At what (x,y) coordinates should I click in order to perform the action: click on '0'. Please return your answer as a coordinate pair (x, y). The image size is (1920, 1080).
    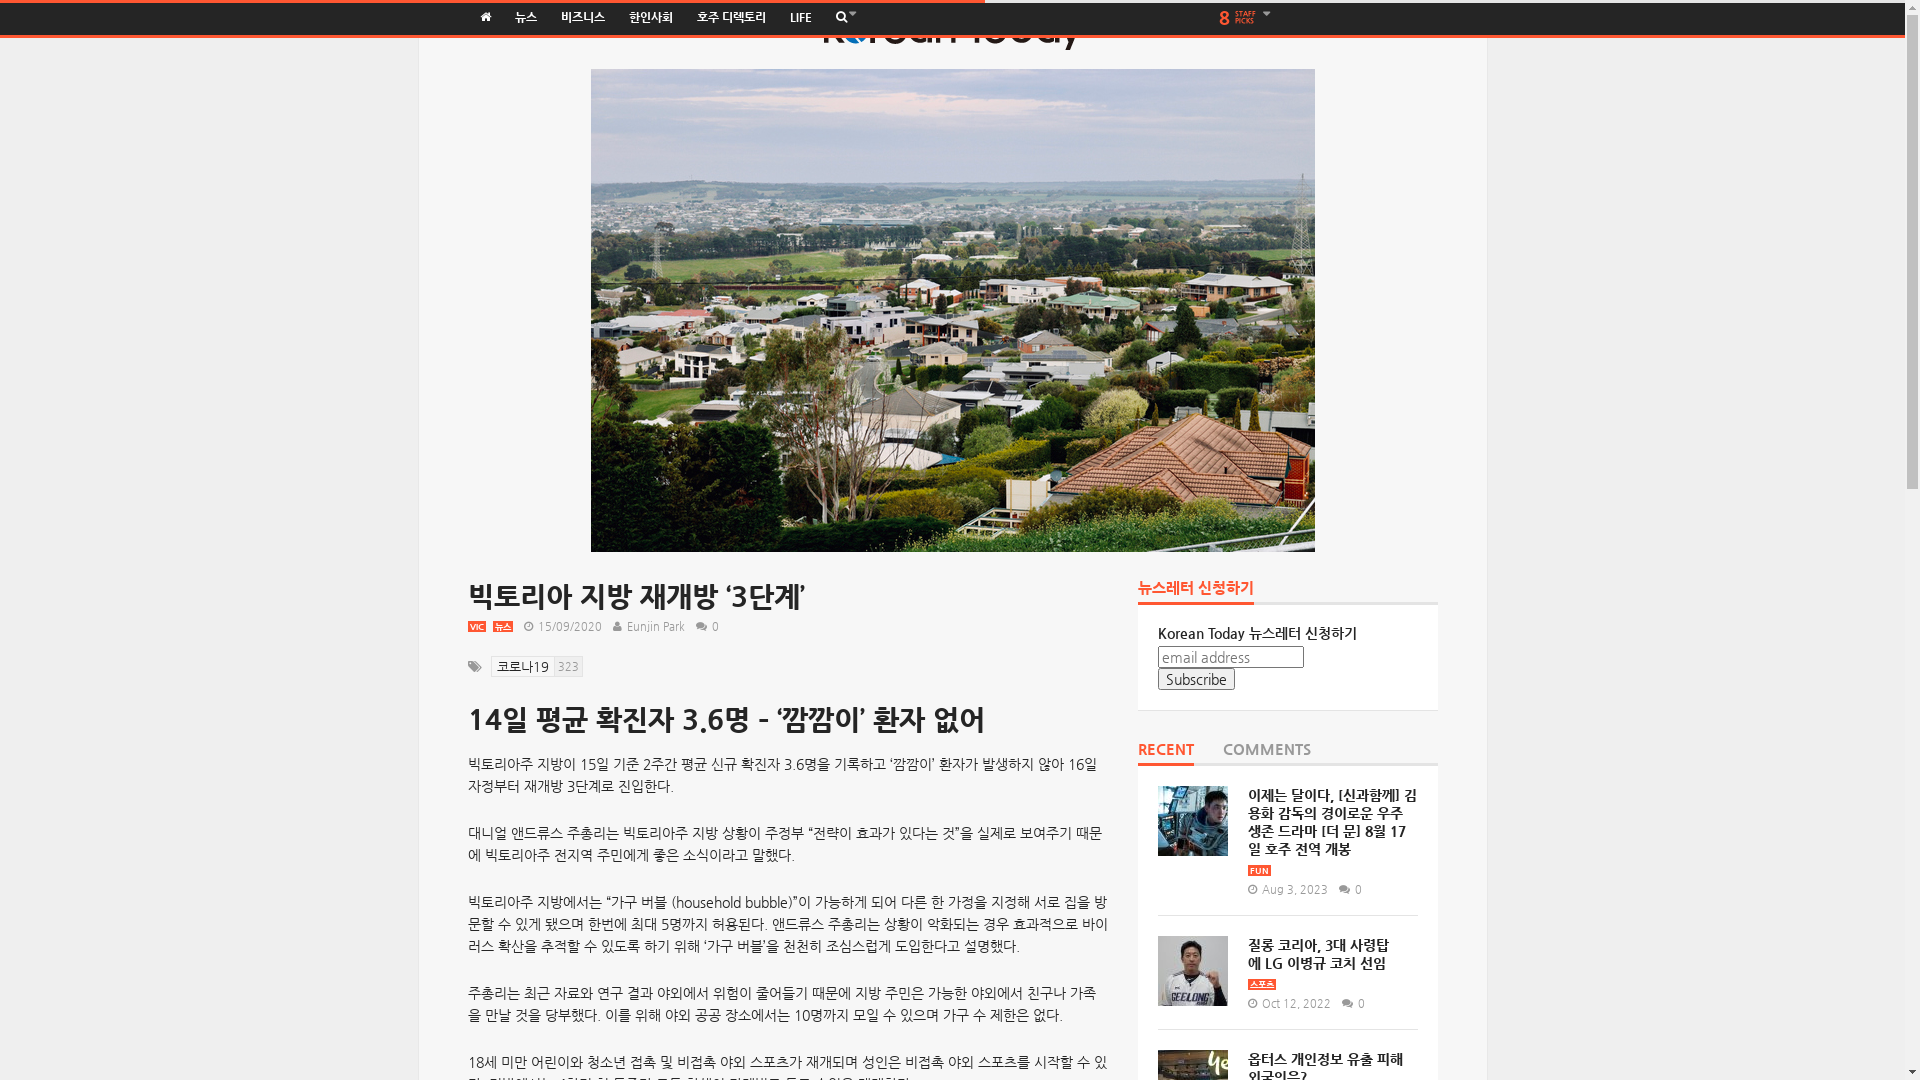
    Looking at the image, I should click on (1345, 888).